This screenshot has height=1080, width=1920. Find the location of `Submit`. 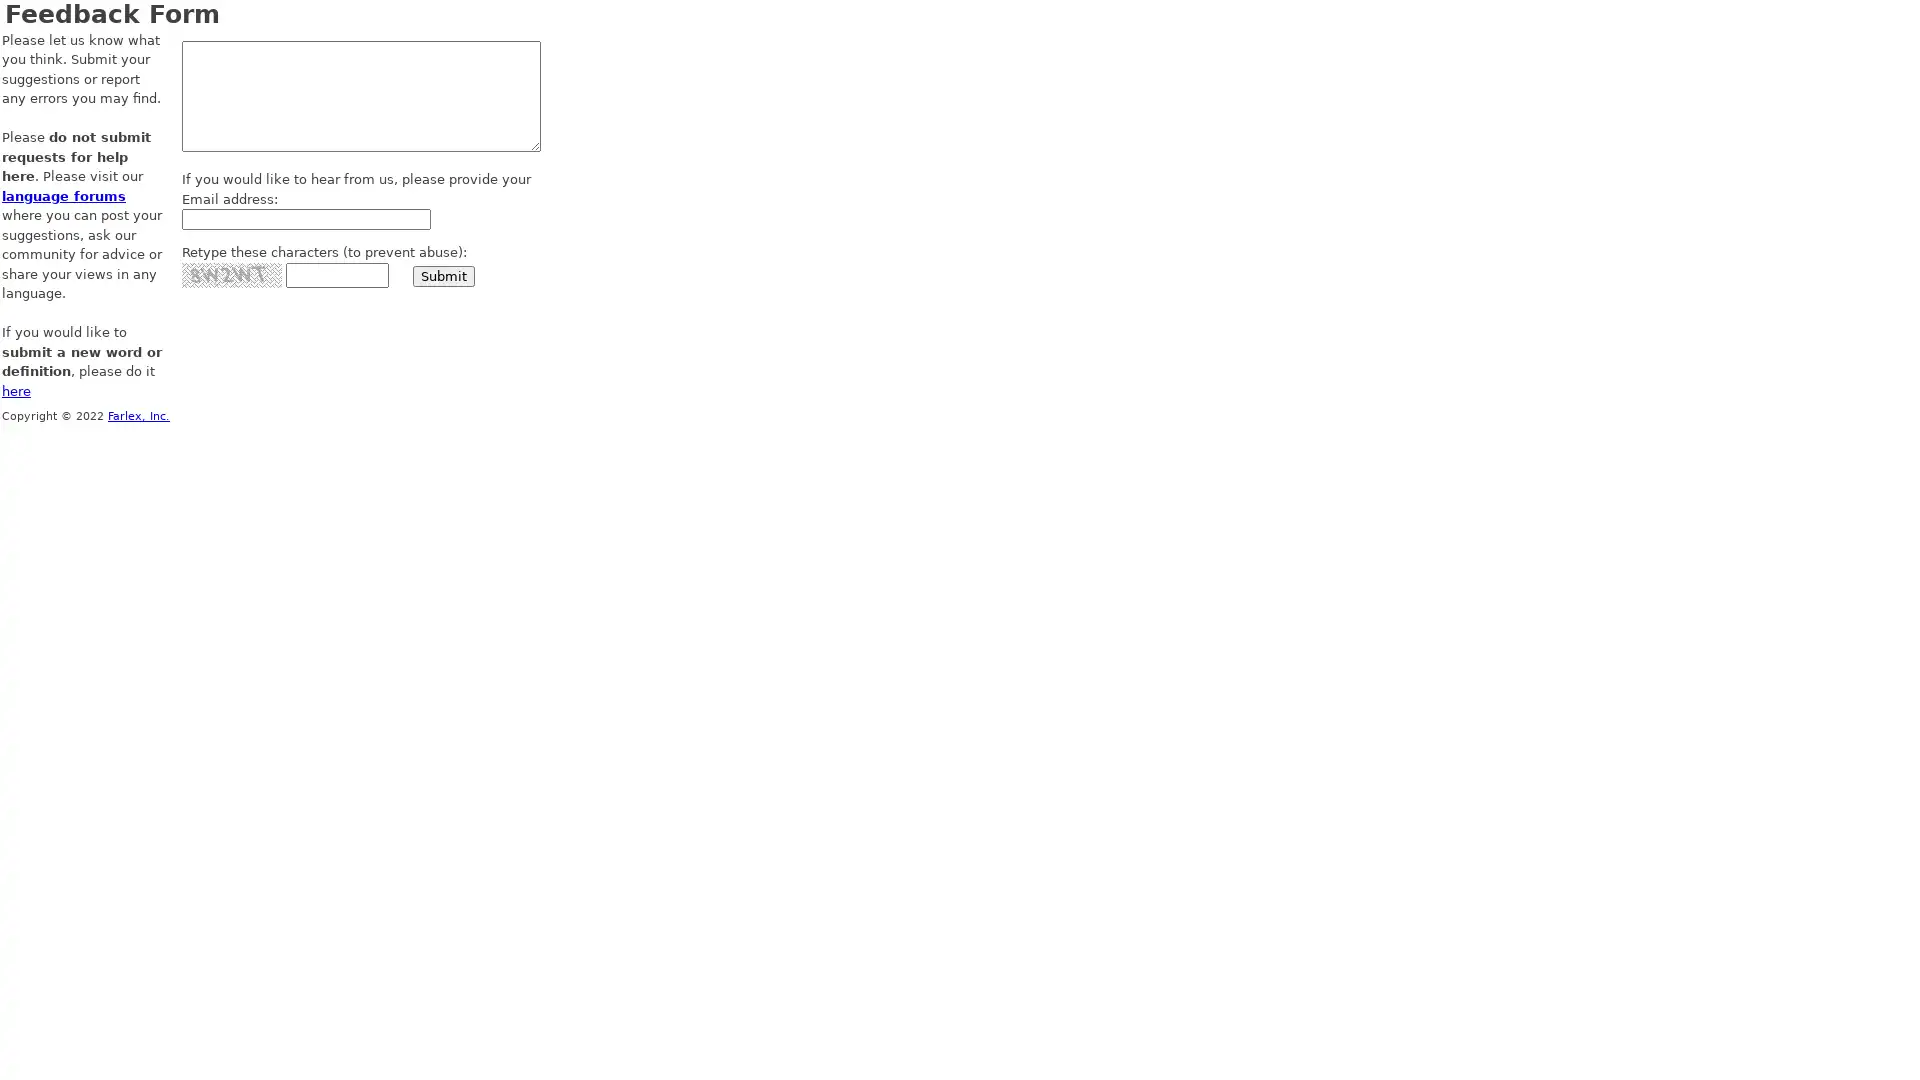

Submit is located at coordinates (443, 275).